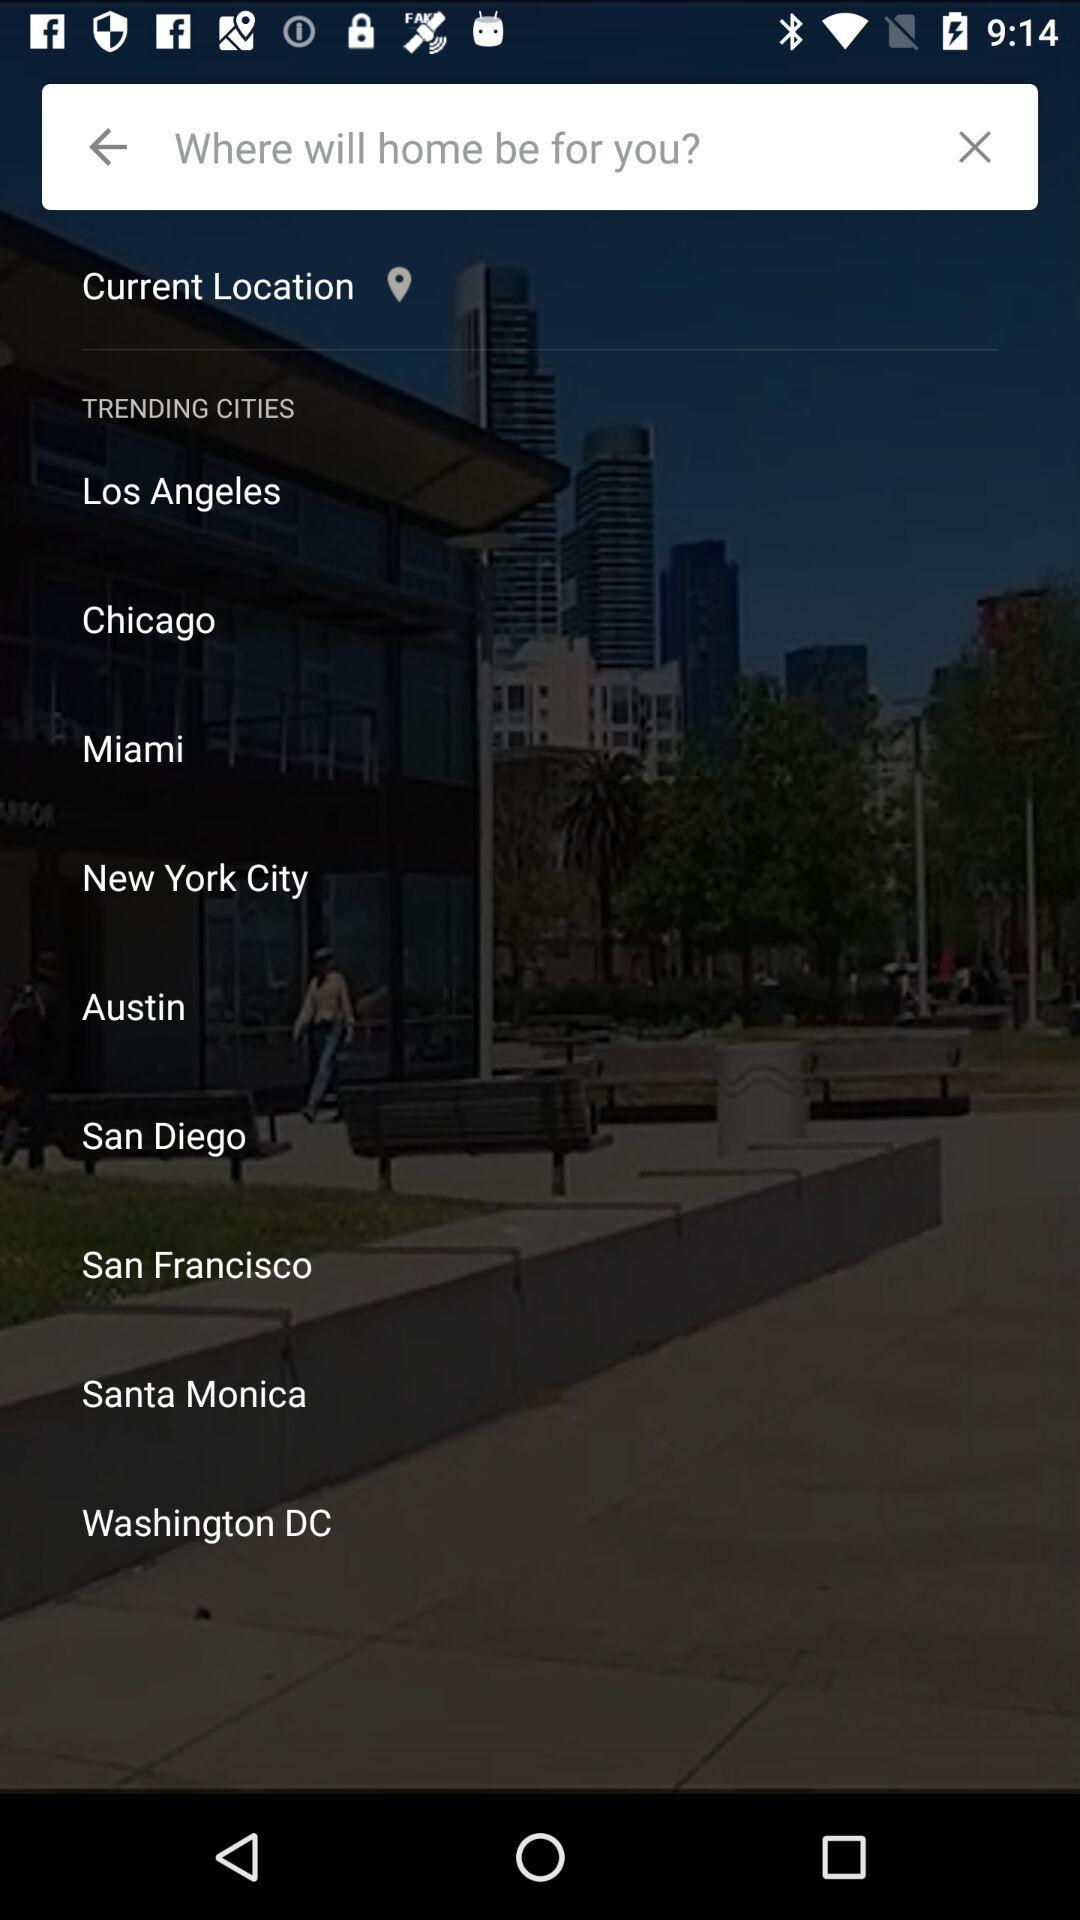 This screenshot has width=1080, height=1920. Describe the element at coordinates (546, 146) in the screenshot. I see `address` at that location.